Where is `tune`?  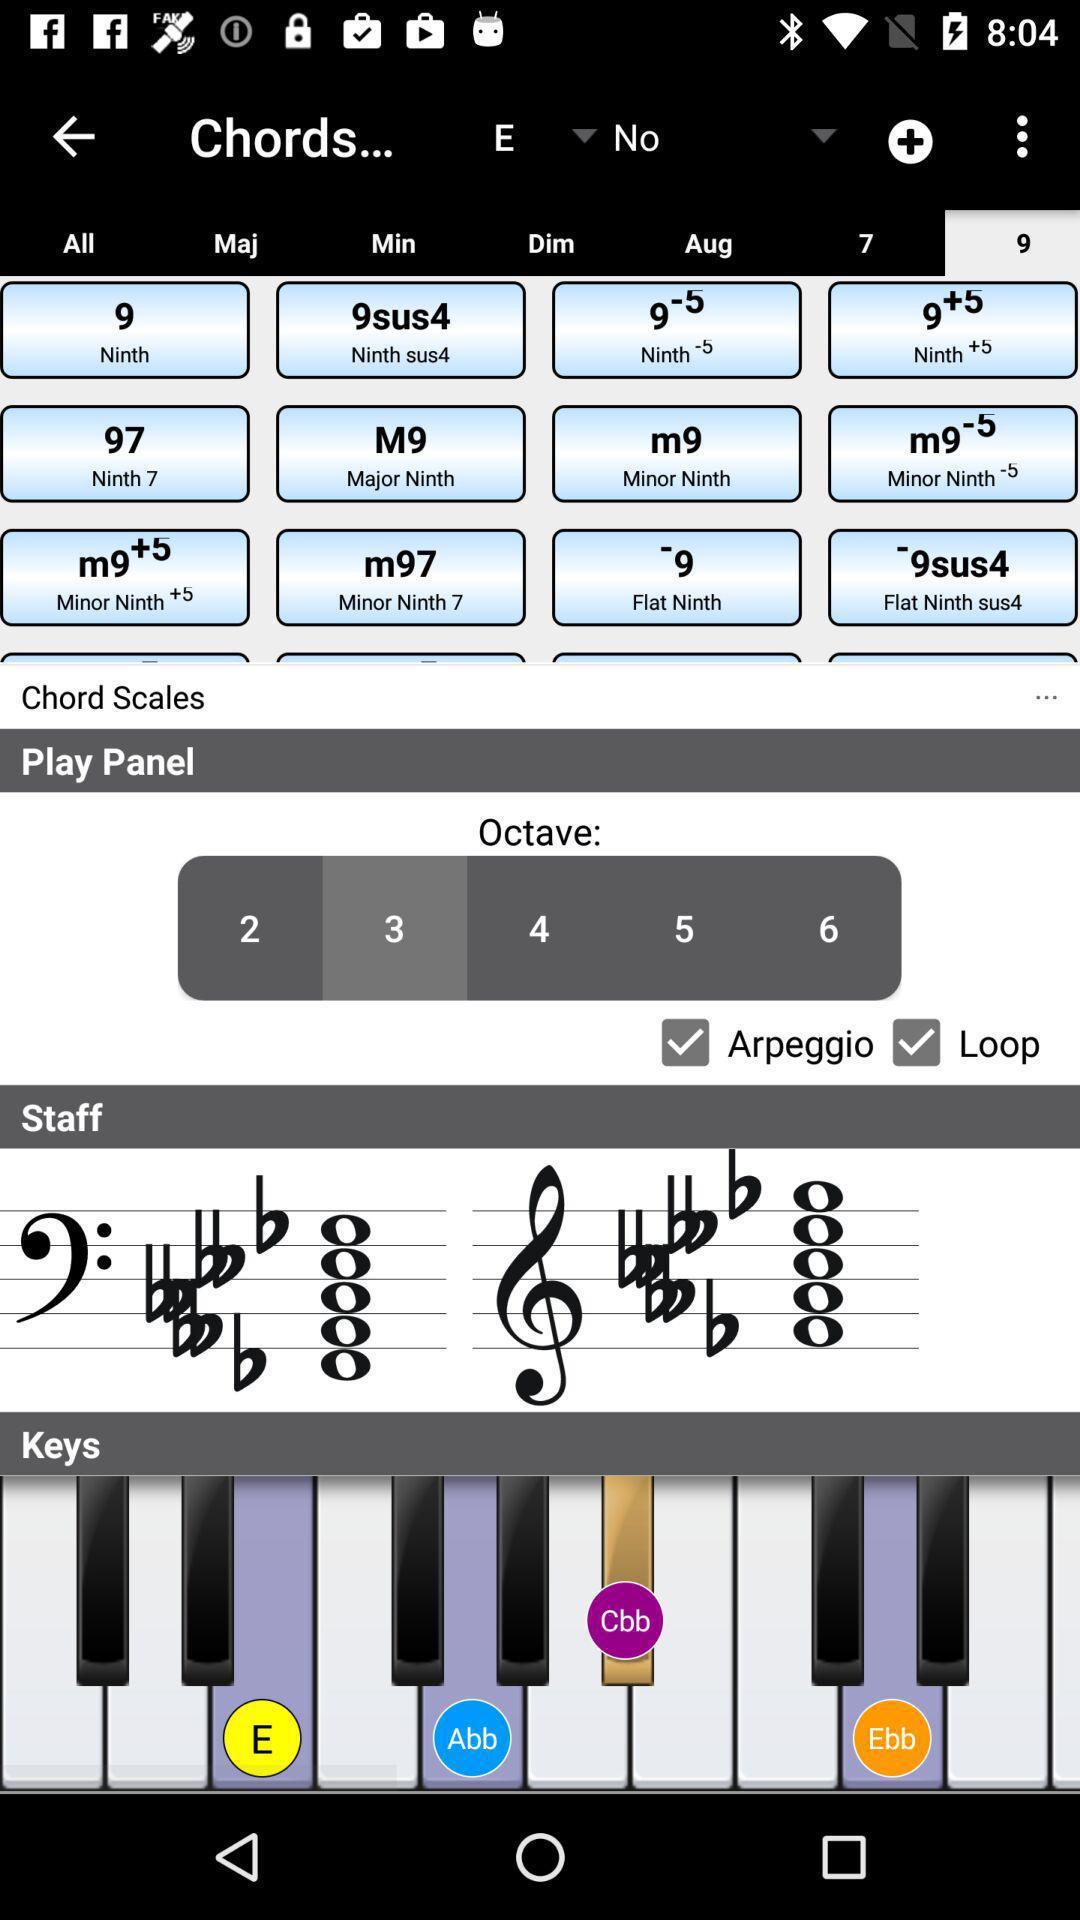
tune is located at coordinates (156, 1633).